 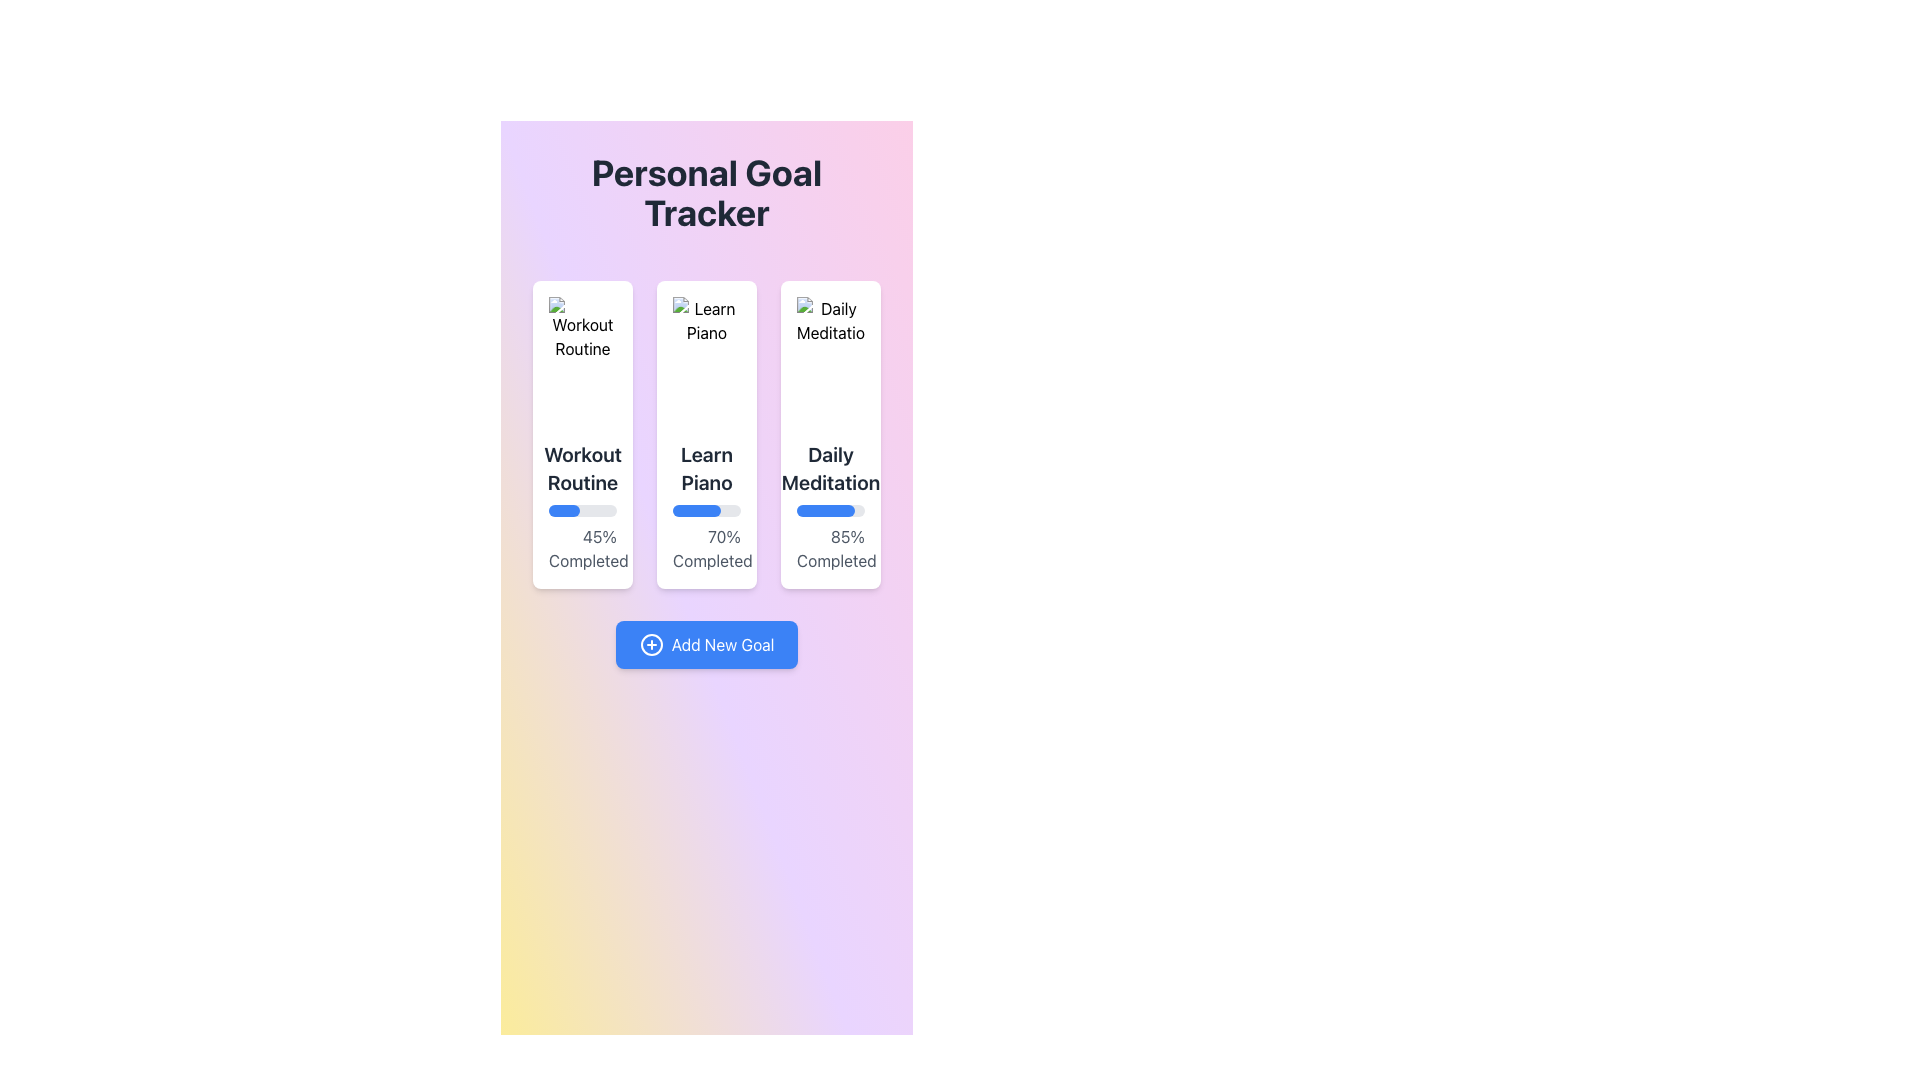 What do you see at coordinates (830, 548) in the screenshot?
I see `the text element displaying '85% Completed' in light gray, located at the bottom-right of the 'Daily Meditation' card` at bounding box center [830, 548].